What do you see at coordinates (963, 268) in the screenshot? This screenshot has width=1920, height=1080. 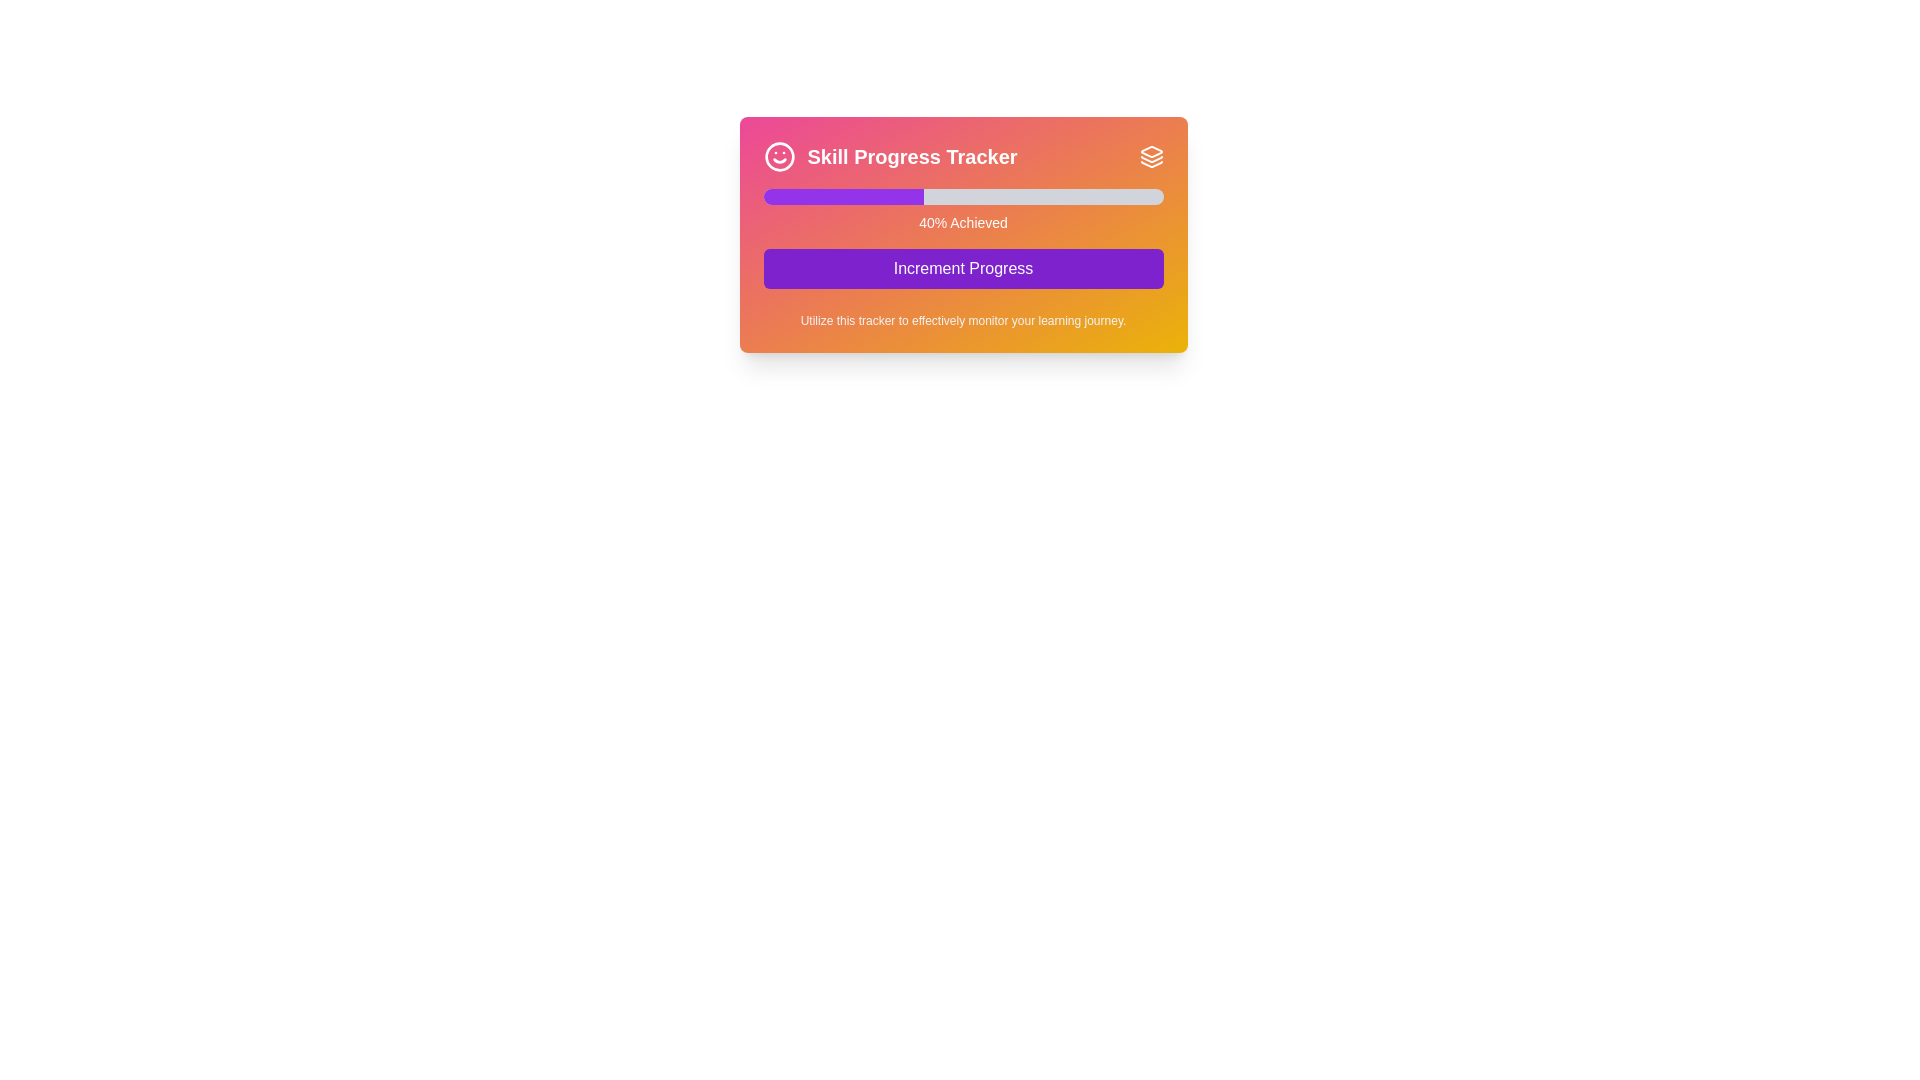 I see `the purple button labeled 'Increment Progress' for keyboard navigation` at bounding box center [963, 268].